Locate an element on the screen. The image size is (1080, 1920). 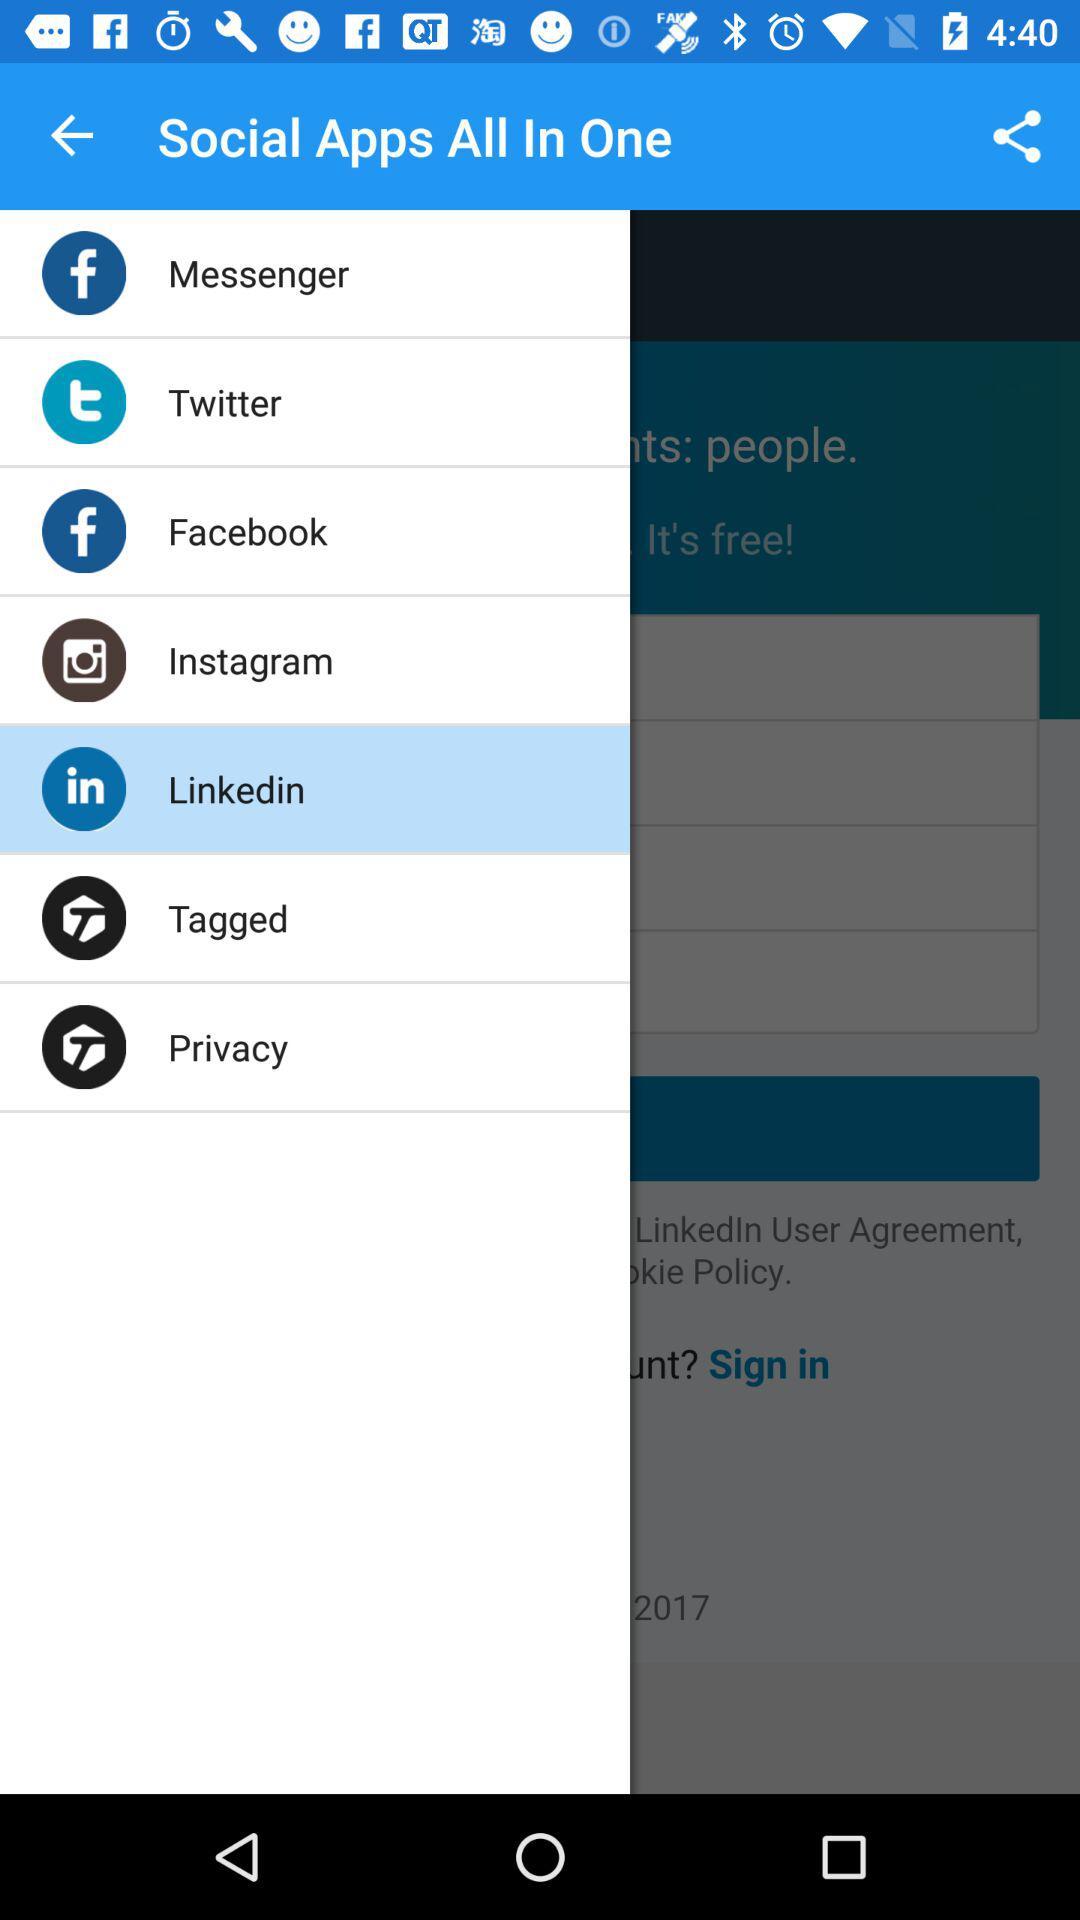
the twitter is located at coordinates (224, 401).